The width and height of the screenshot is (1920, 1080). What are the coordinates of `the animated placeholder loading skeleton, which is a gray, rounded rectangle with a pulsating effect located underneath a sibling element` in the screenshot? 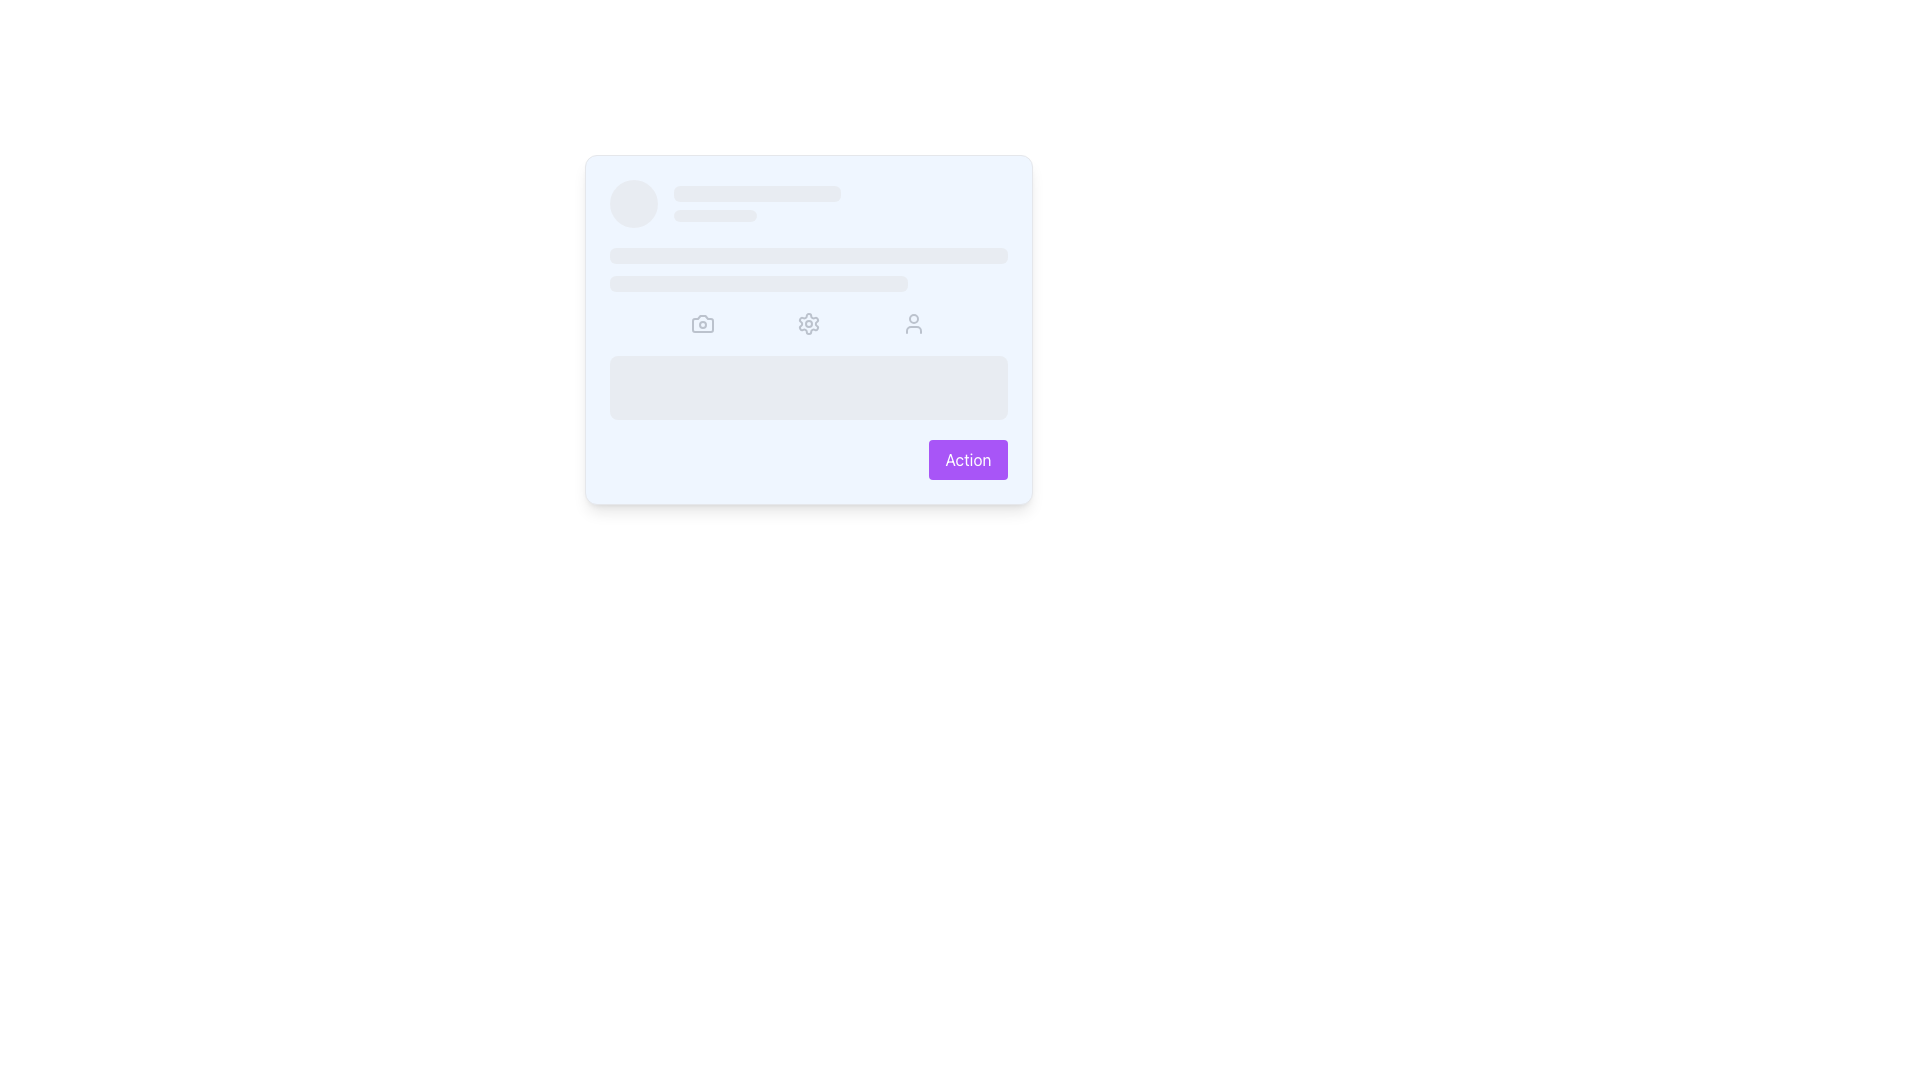 It's located at (757, 284).